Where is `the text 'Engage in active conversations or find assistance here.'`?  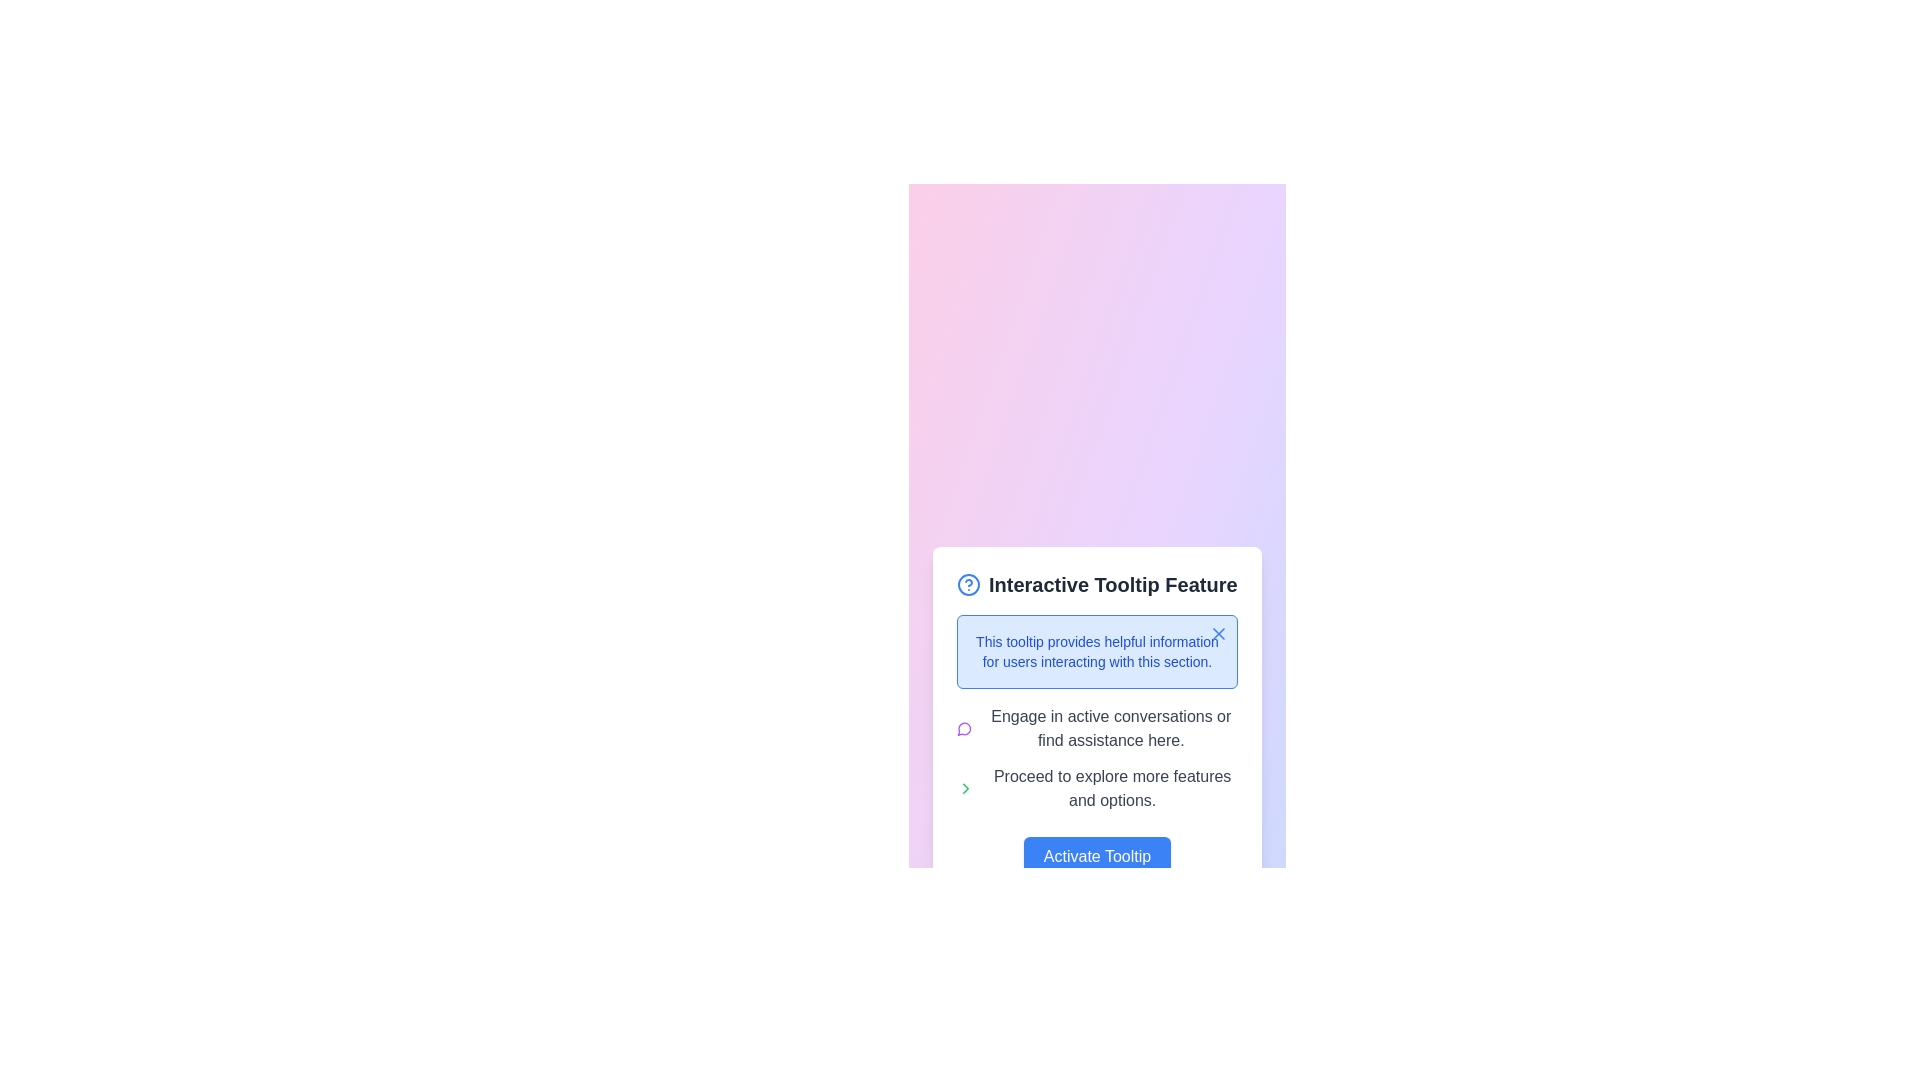
the text 'Engage in active conversations or find assistance here.' is located at coordinates (1096, 729).